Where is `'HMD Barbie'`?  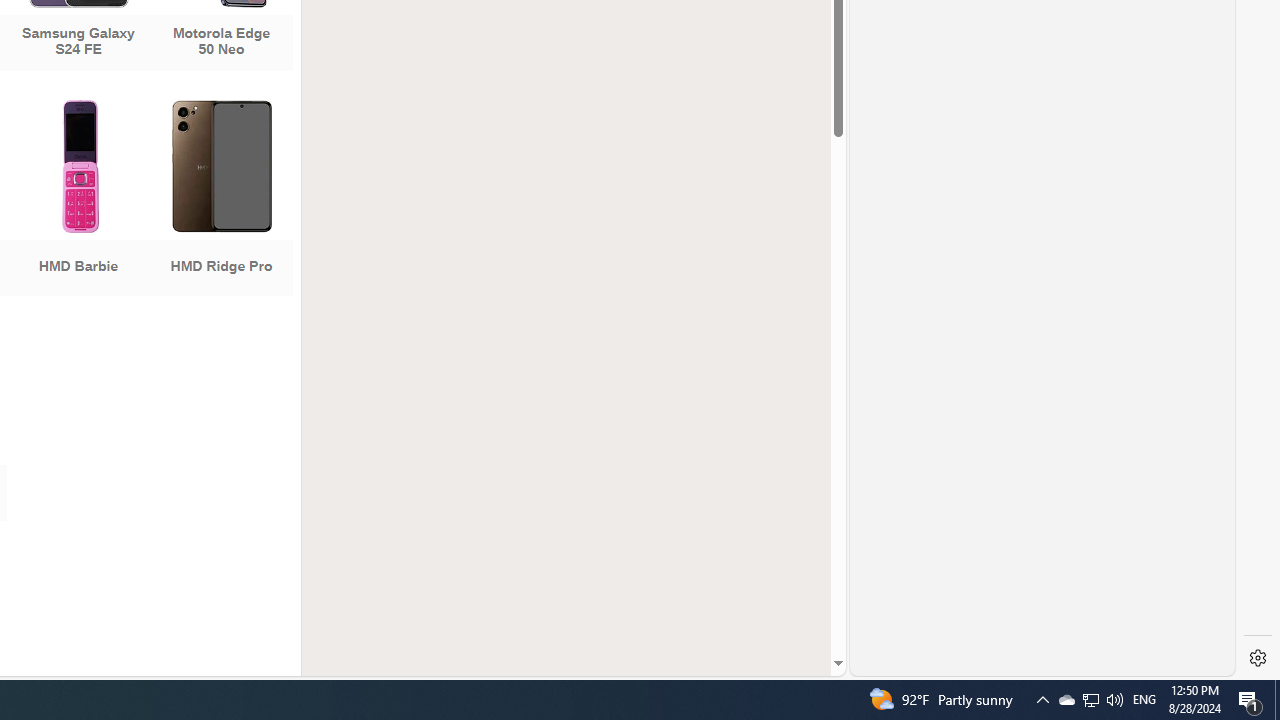 'HMD Barbie' is located at coordinates (78, 200).